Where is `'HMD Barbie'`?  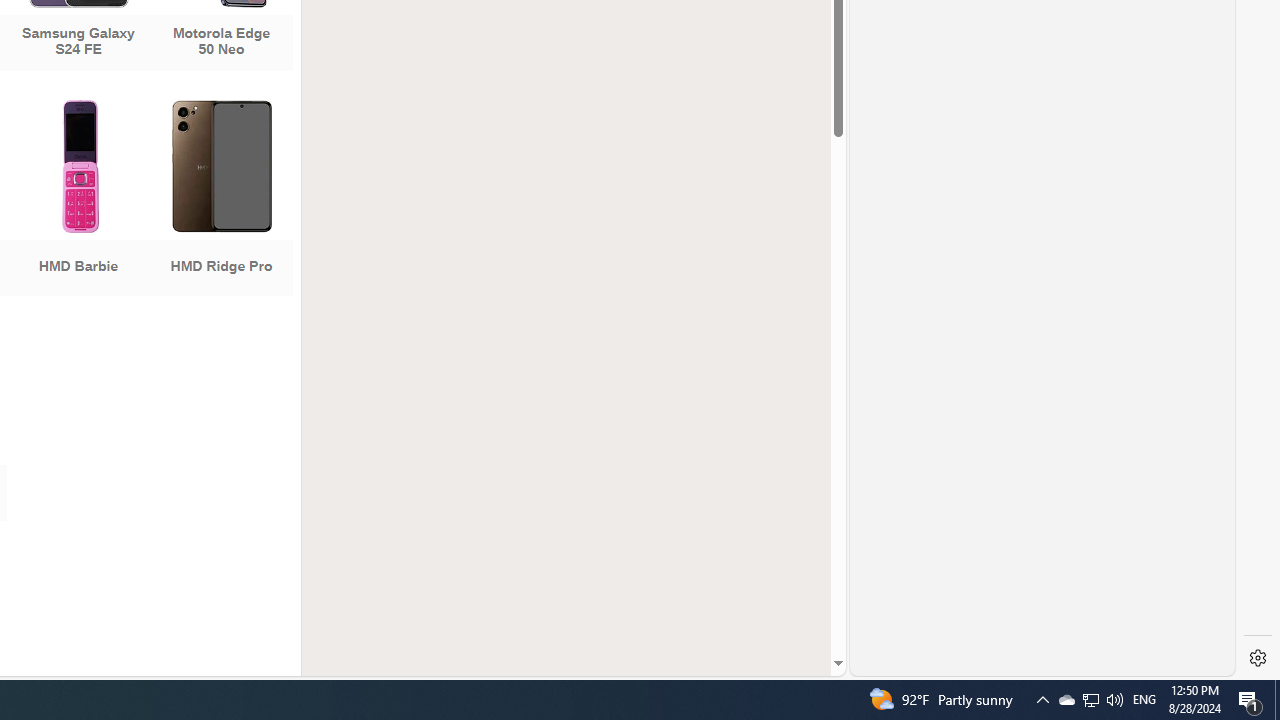 'HMD Barbie' is located at coordinates (78, 200).